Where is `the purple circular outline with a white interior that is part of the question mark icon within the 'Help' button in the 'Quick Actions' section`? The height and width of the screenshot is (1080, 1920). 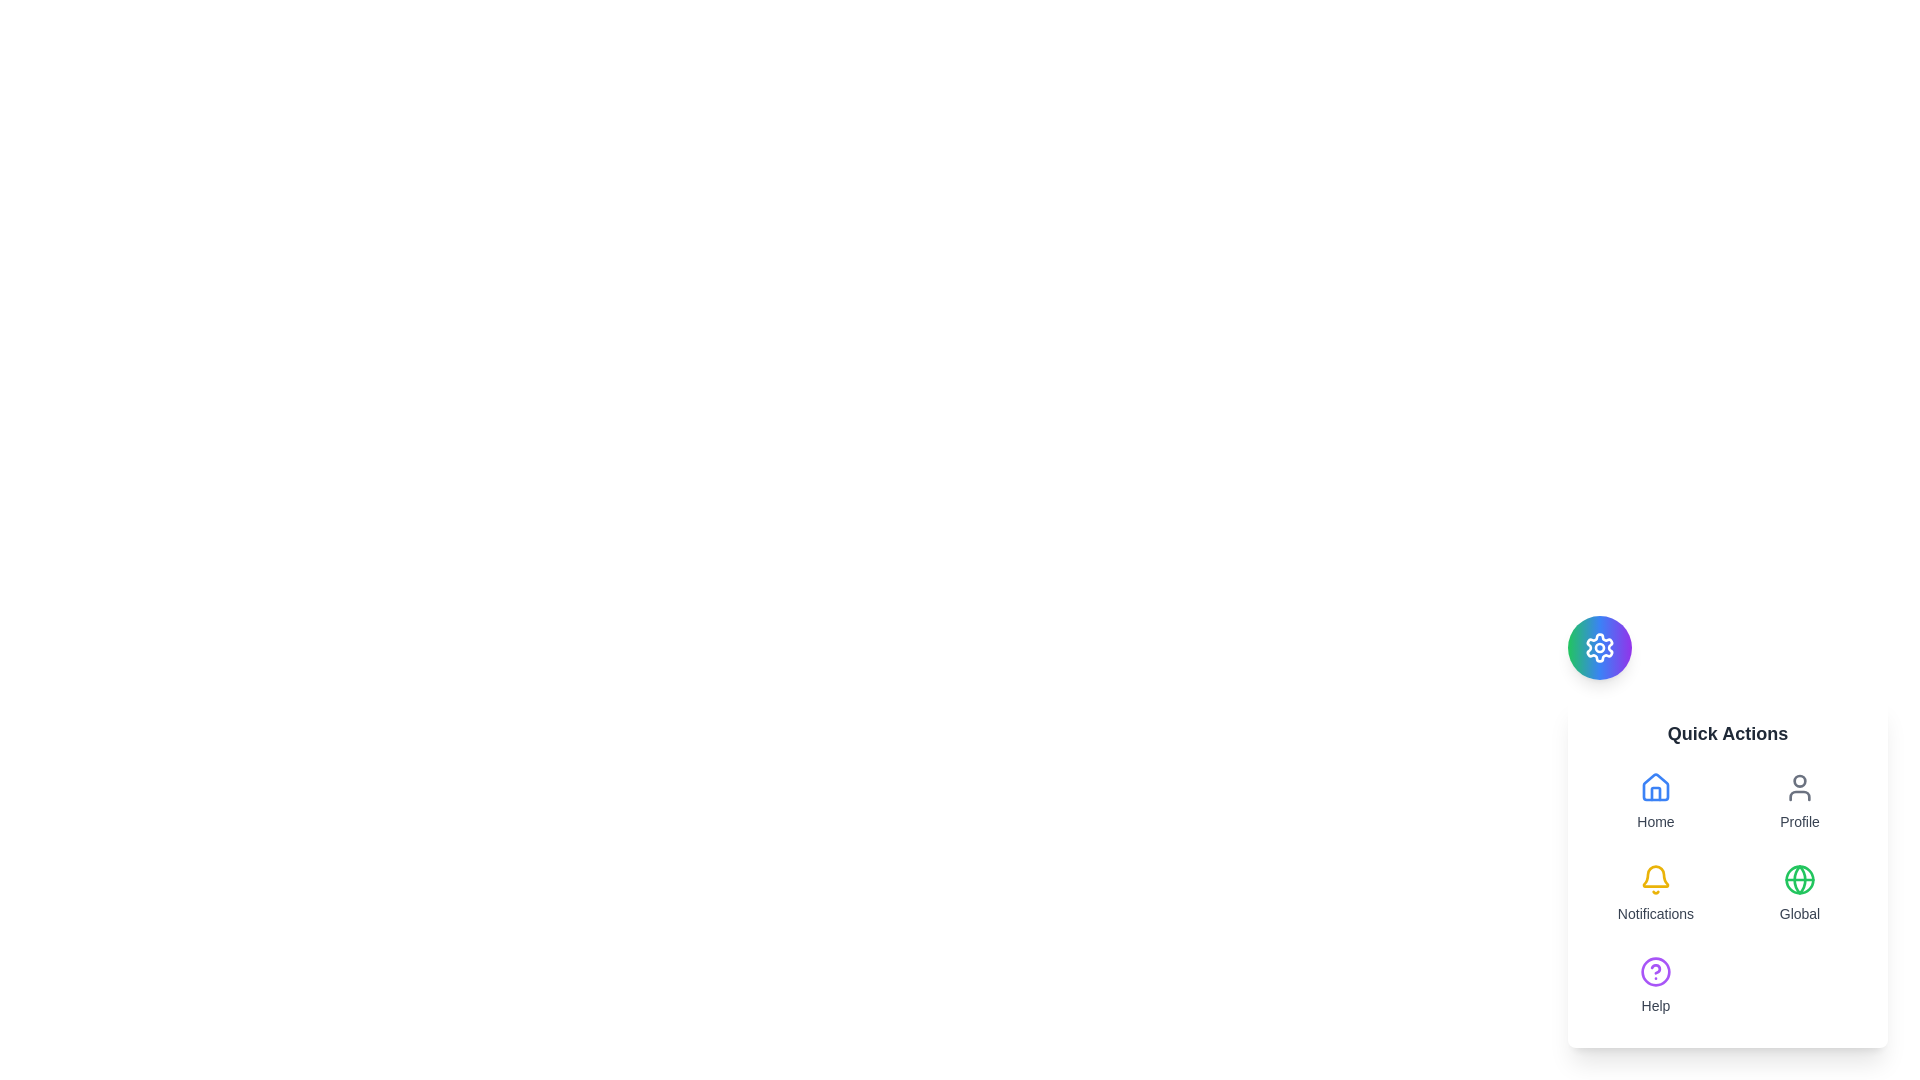 the purple circular outline with a white interior that is part of the question mark icon within the 'Help' button in the 'Quick Actions' section is located at coordinates (1656, 971).